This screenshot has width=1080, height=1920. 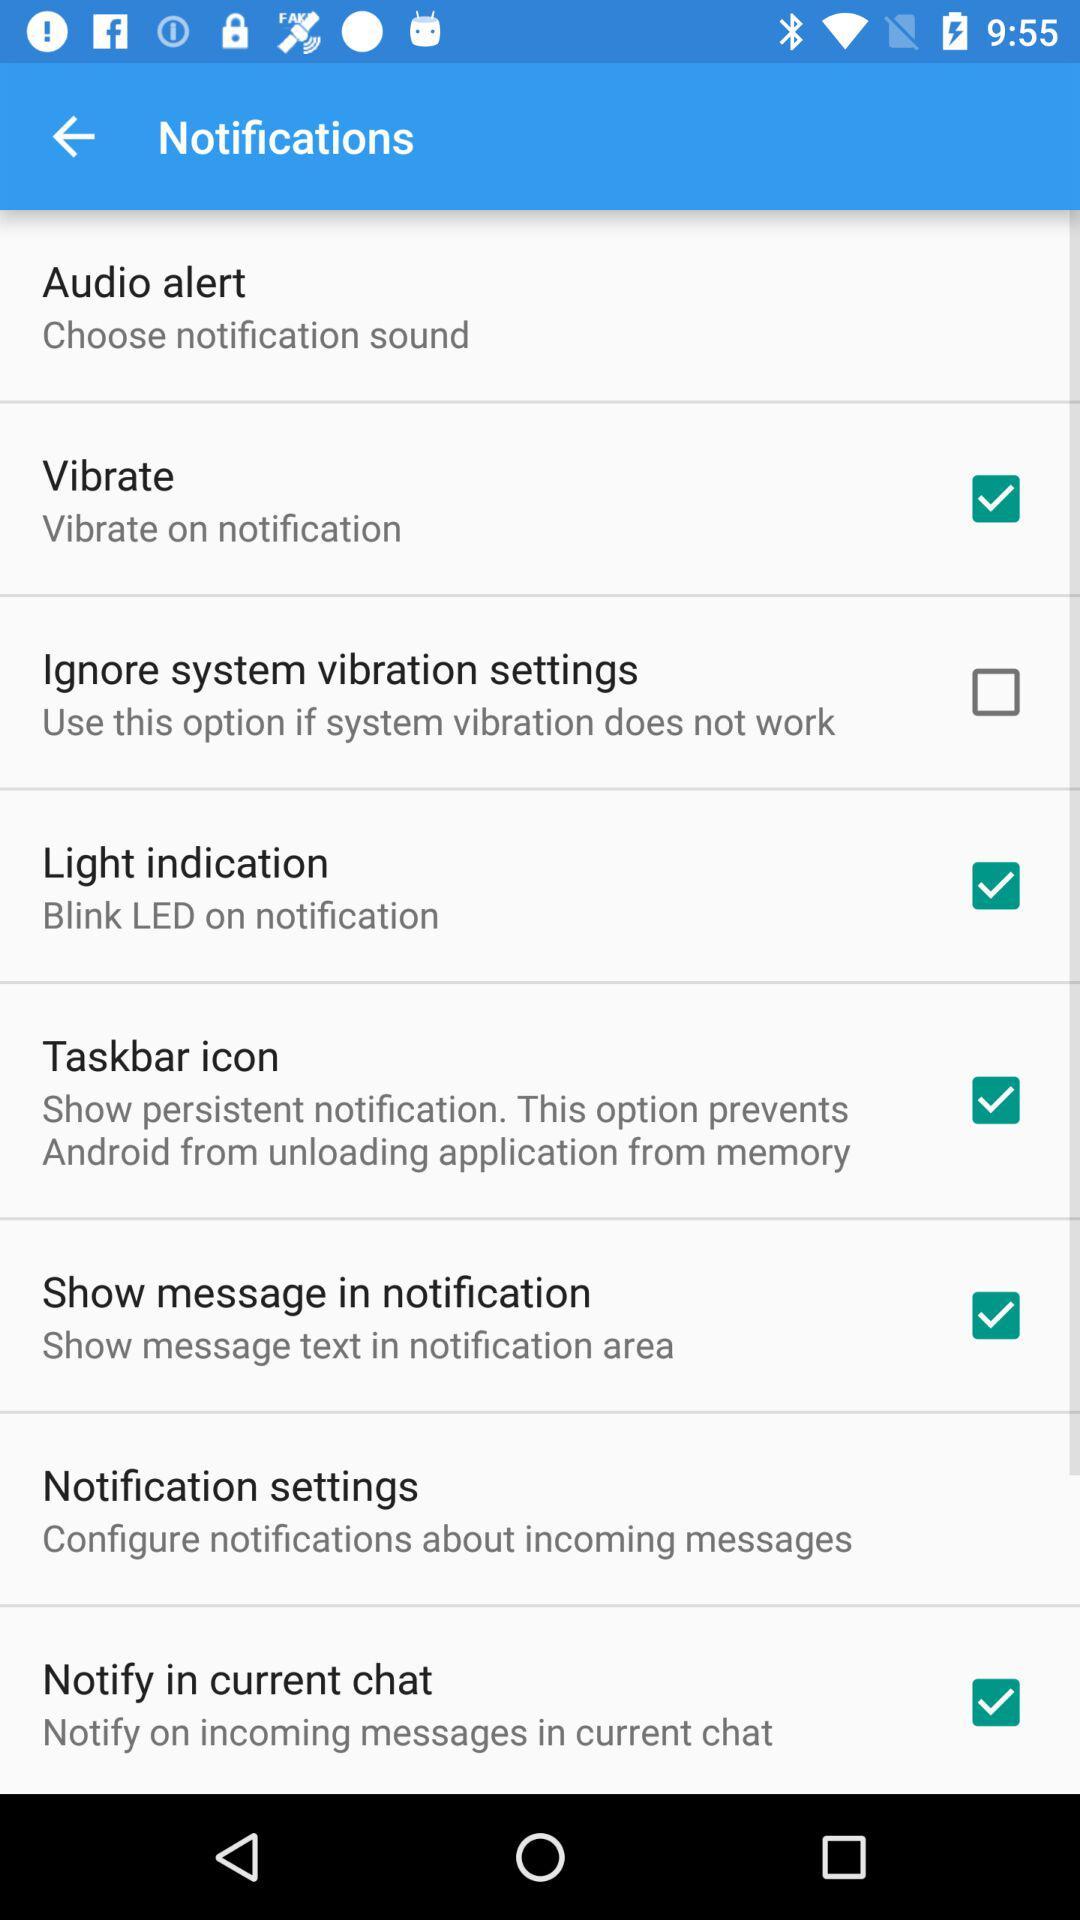 I want to click on light indication icon, so click(x=185, y=860).